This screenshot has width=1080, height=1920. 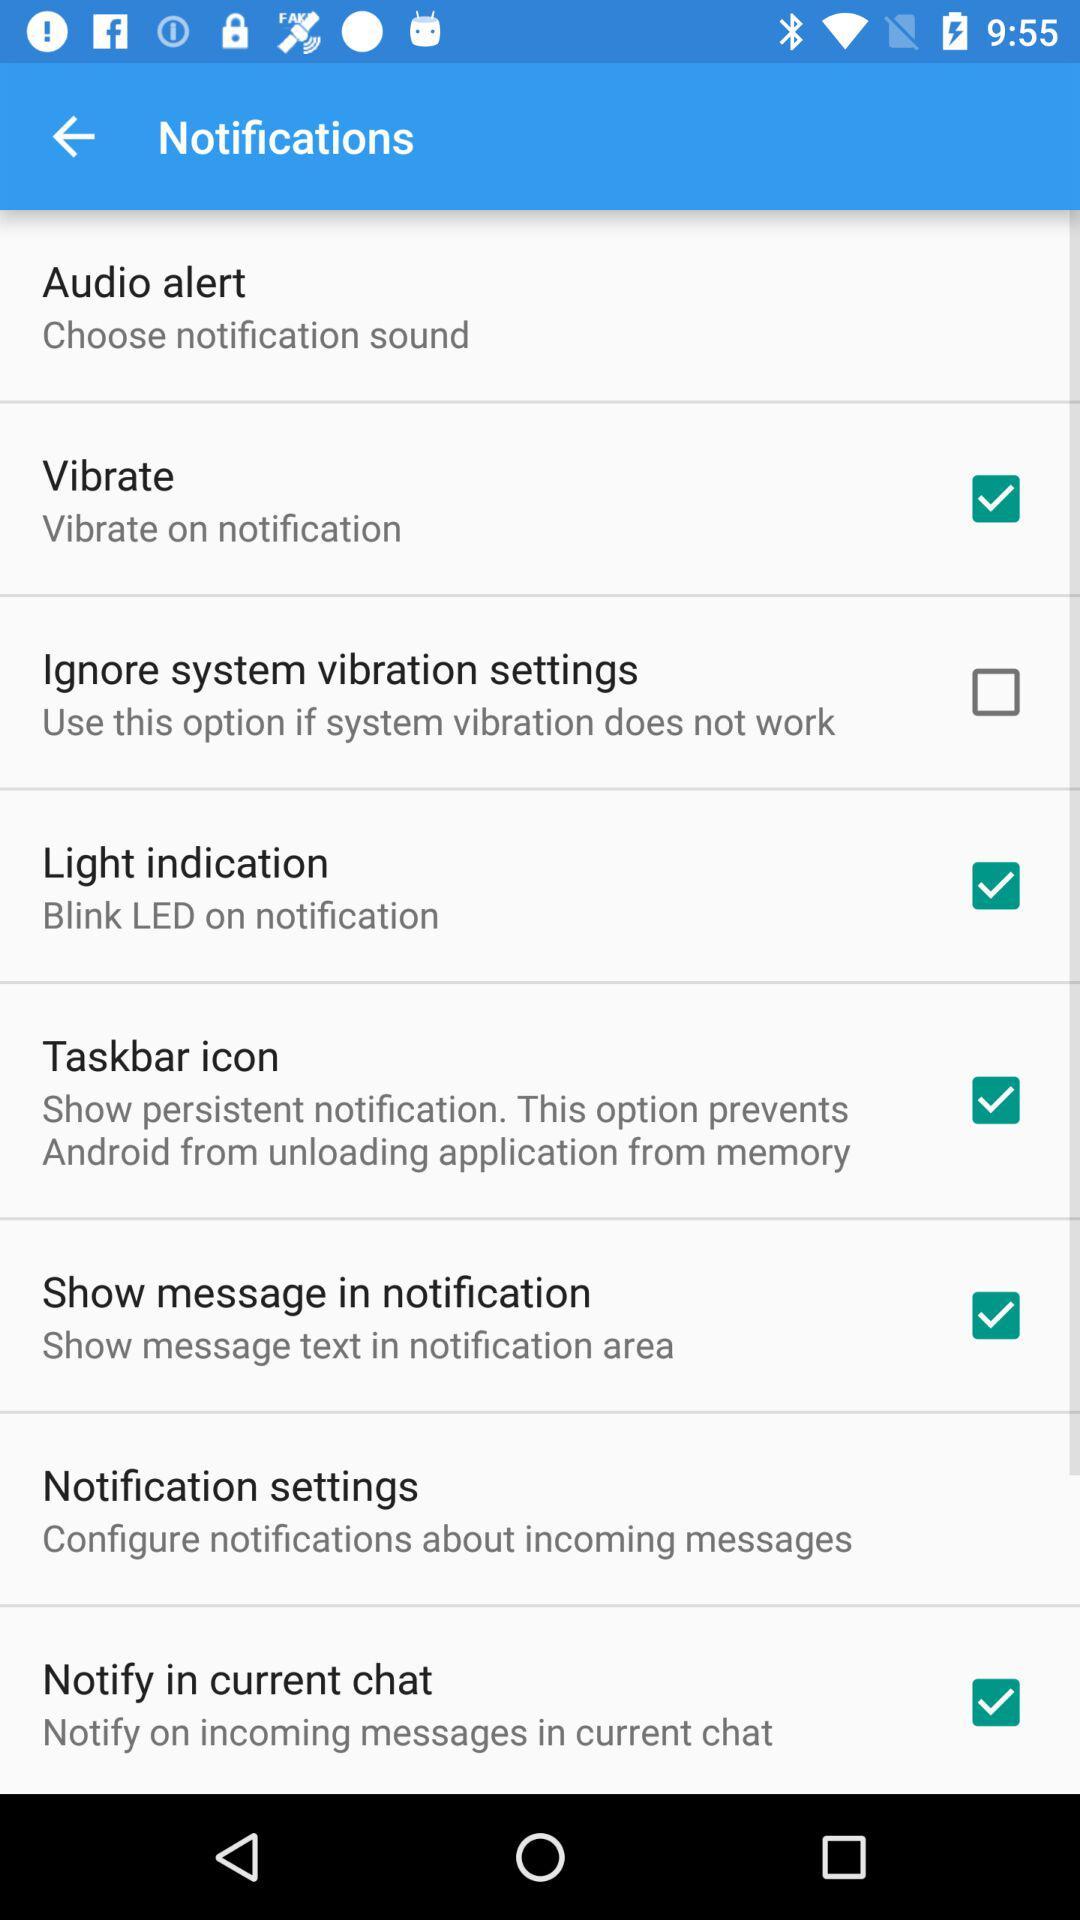 I want to click on light indication icon, so click(x=185, y=860).